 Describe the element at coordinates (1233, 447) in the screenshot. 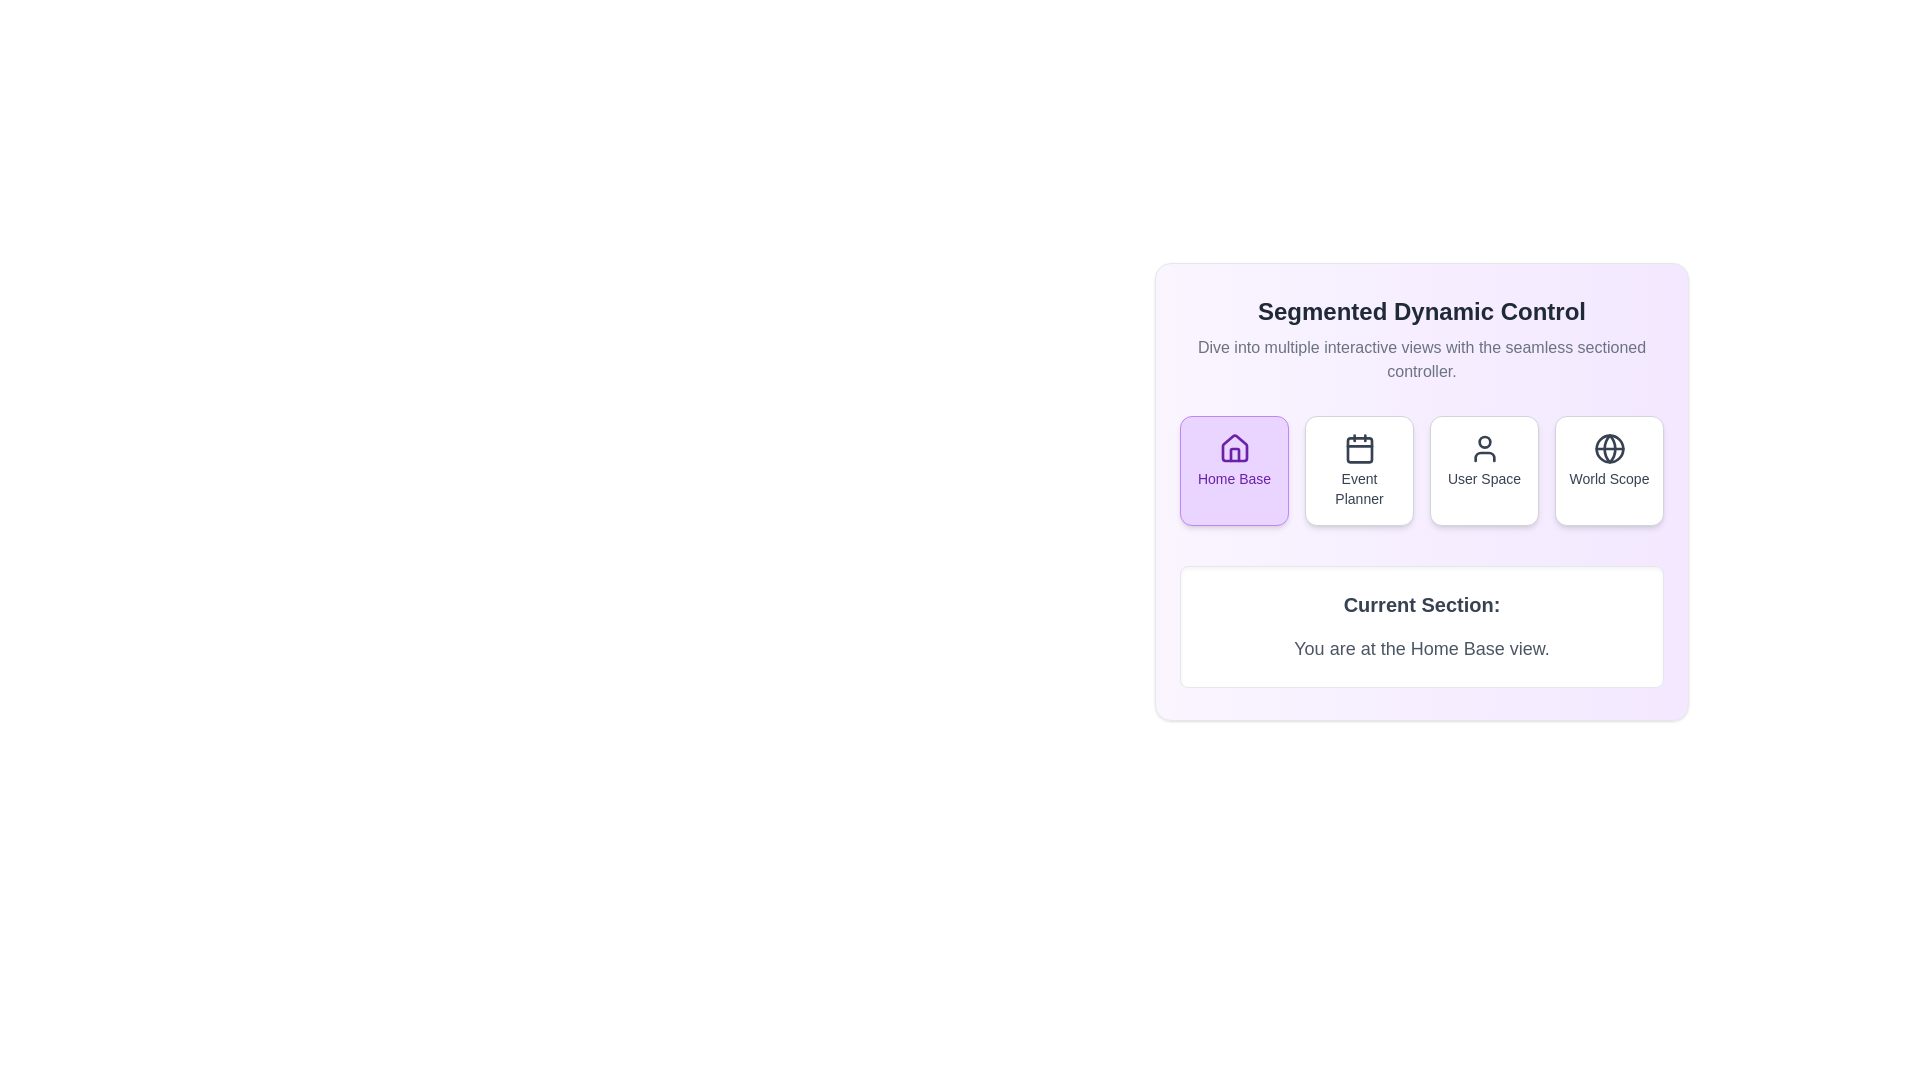

I see `the 'Home Base' button, which features a purple home icon in the upper-left corner of the control panel` at that location.